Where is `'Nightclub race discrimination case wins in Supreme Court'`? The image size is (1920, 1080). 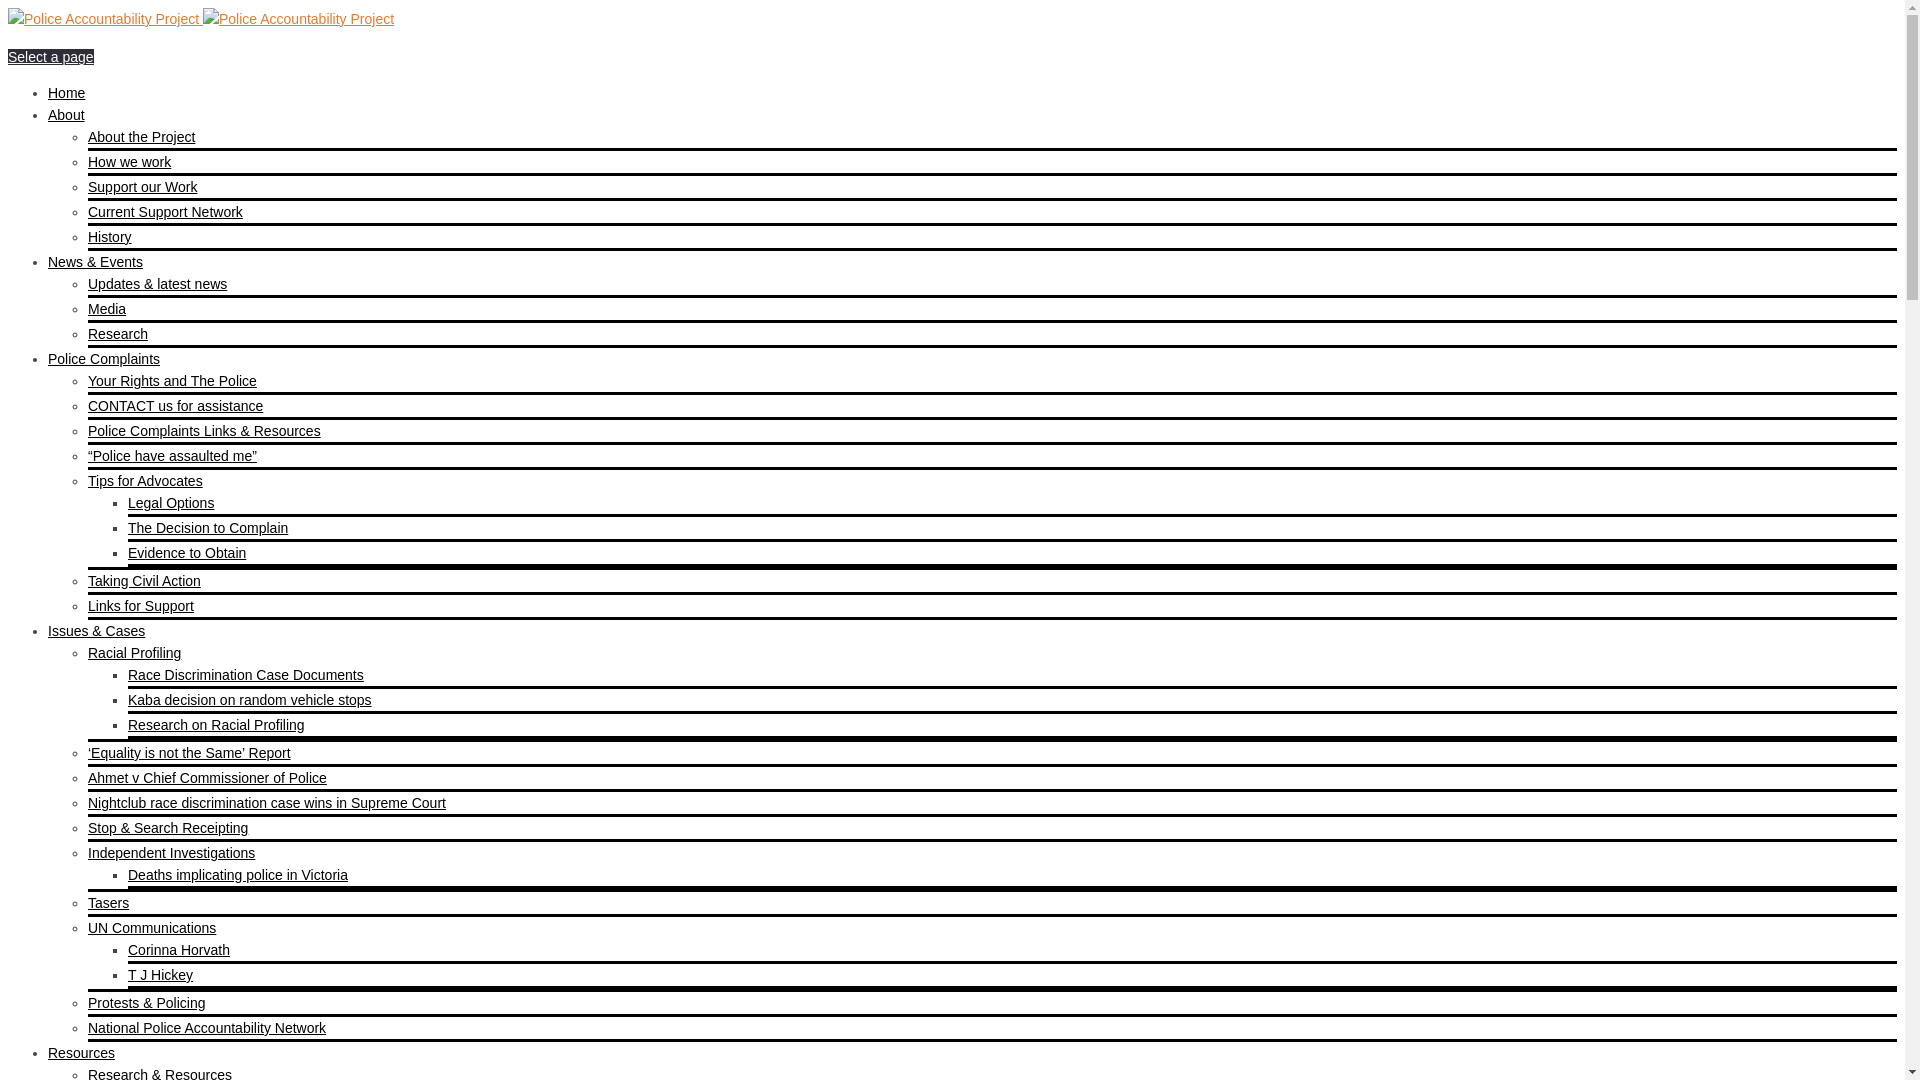 'Nightclub race discrimination case wins in Supreme Court' is located at coordinates (266, 801).